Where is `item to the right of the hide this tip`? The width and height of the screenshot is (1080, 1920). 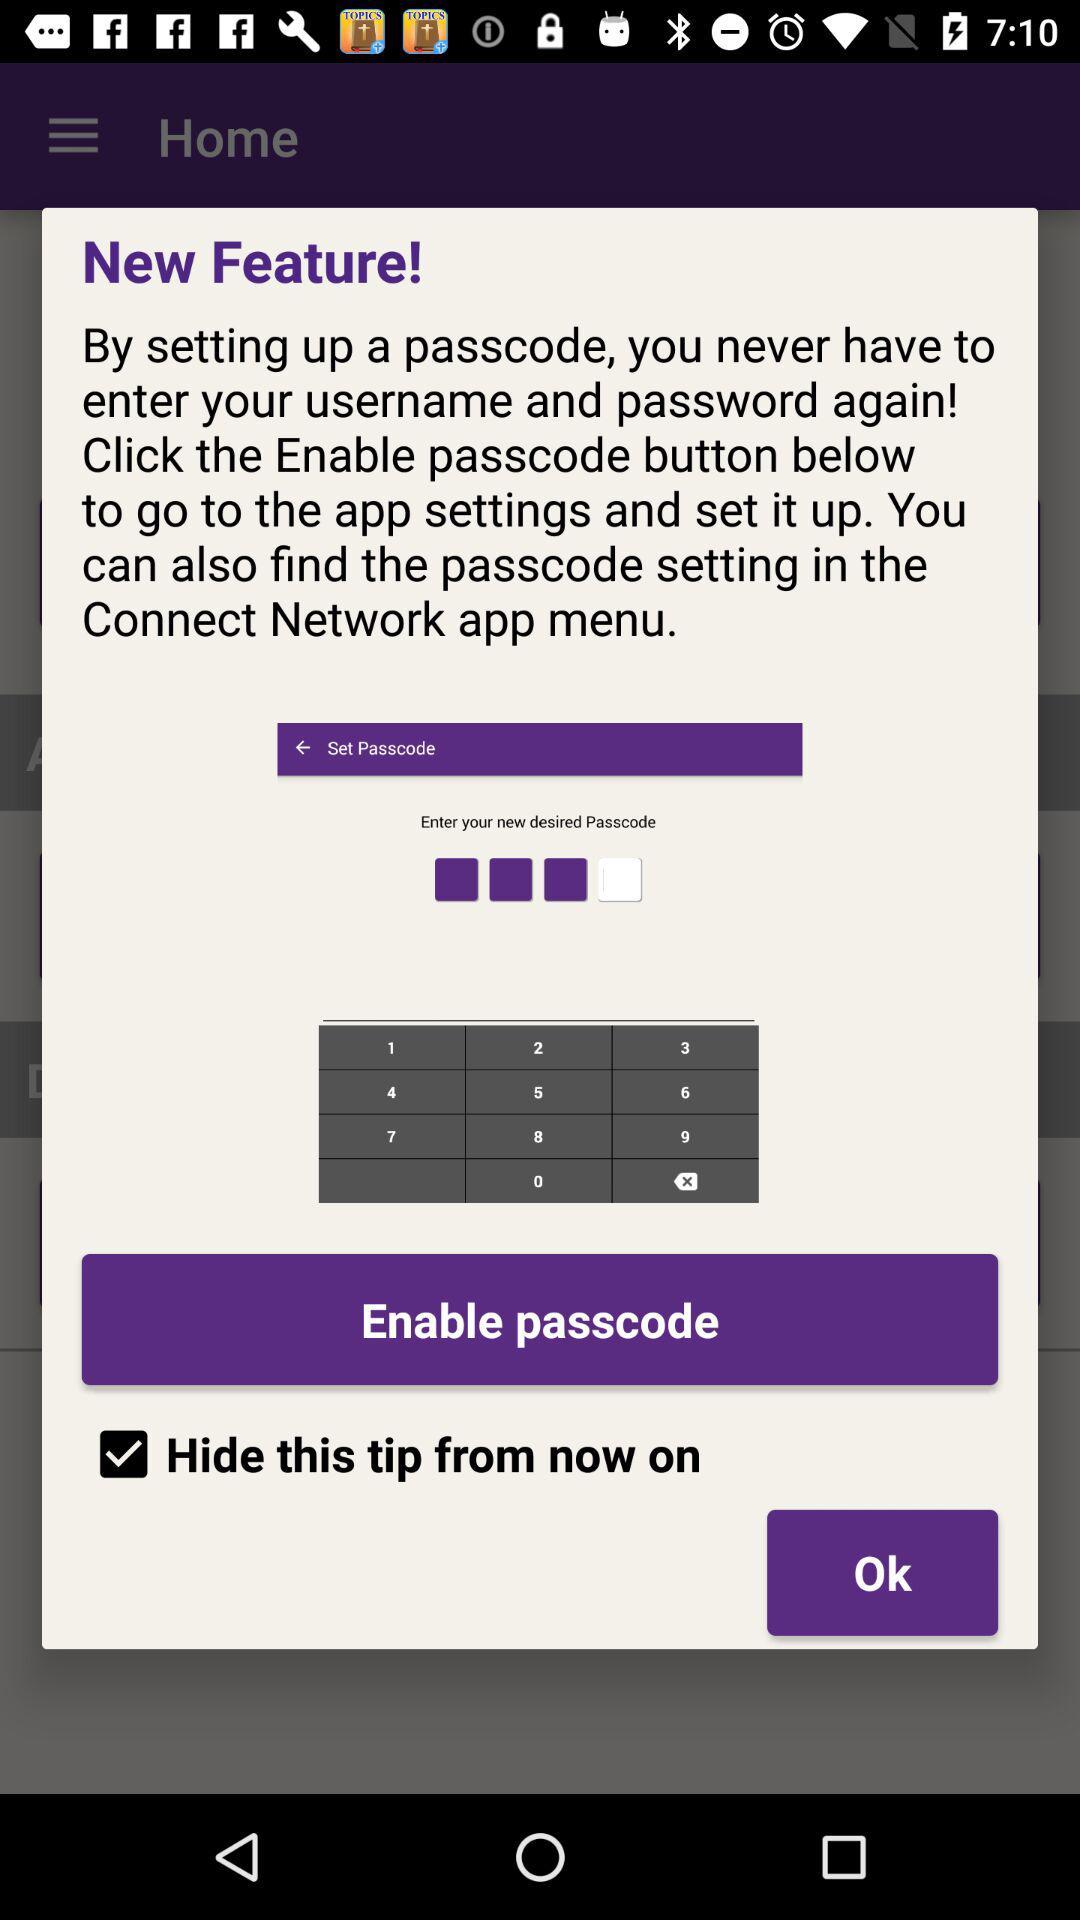 item to the right of the hide this tip is located at coordinates (881, 1571).